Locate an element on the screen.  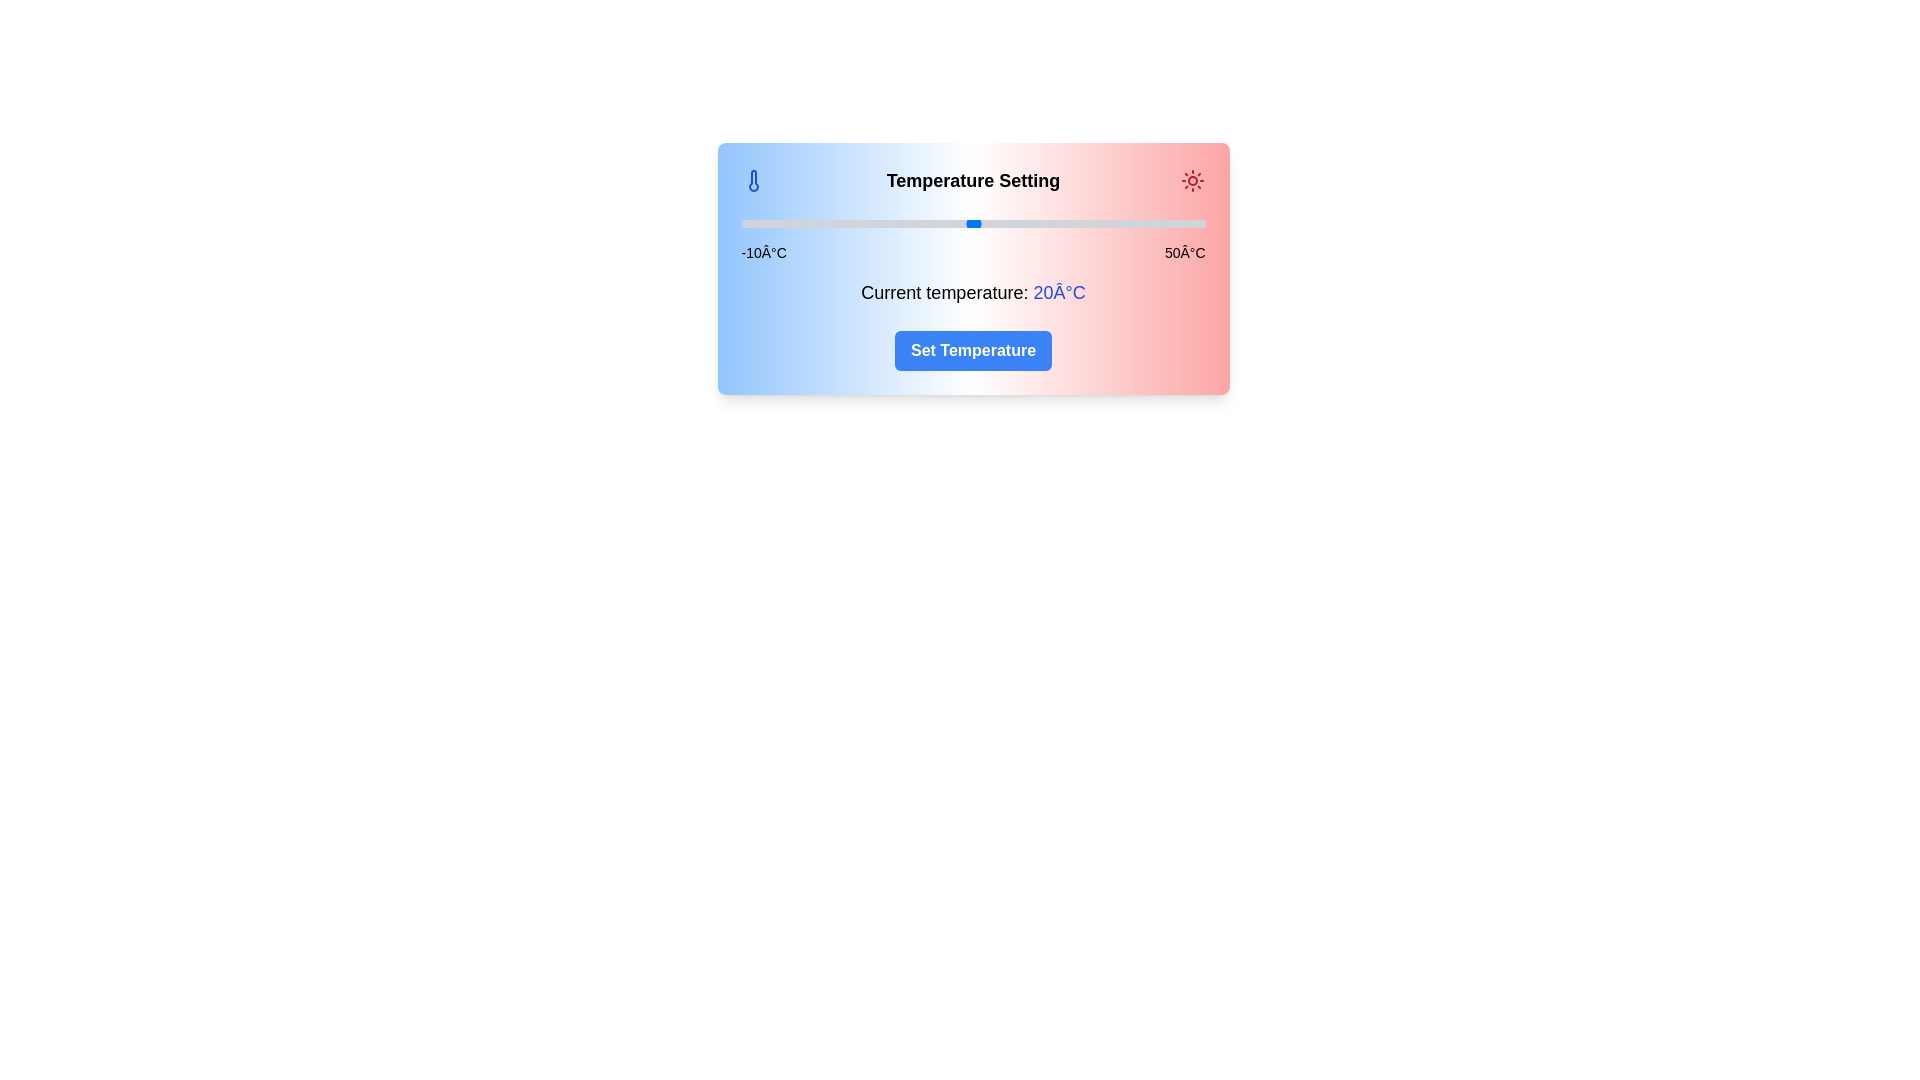
the slider to set the temperature to 9°C is located at coordinates (887, 223).